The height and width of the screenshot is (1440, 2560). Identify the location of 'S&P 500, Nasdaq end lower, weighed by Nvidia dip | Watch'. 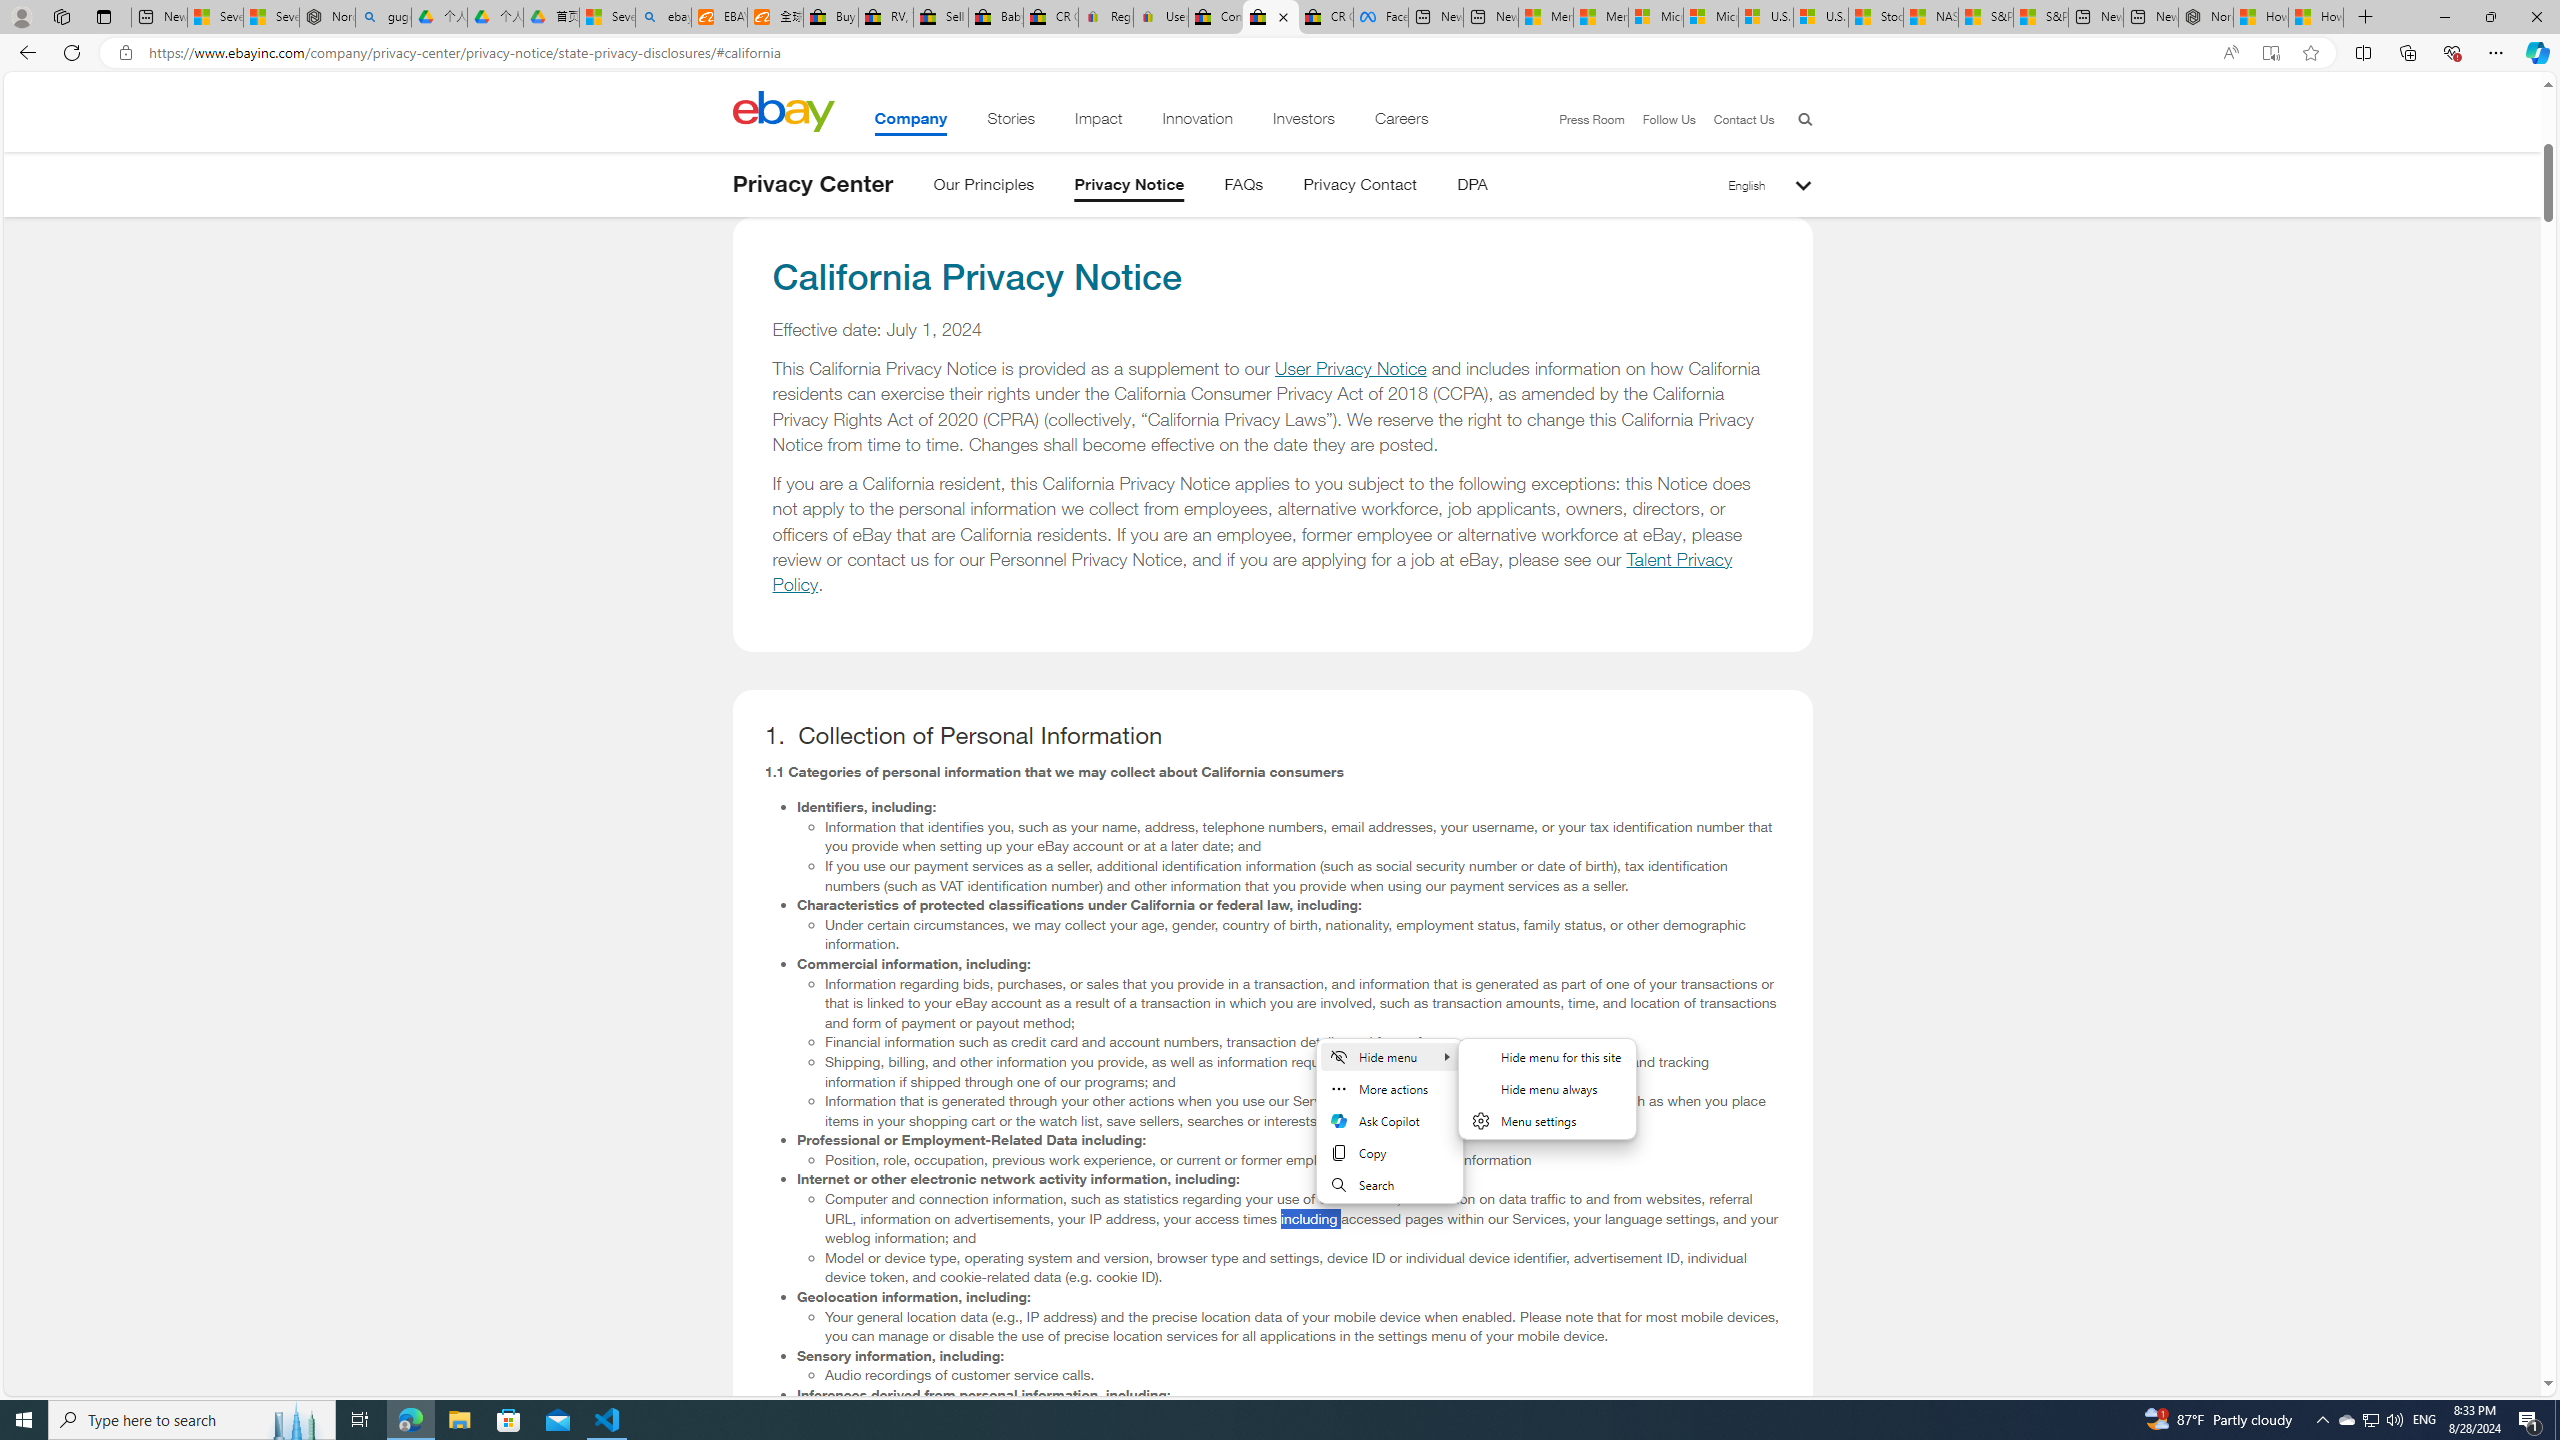
(2039, 16).